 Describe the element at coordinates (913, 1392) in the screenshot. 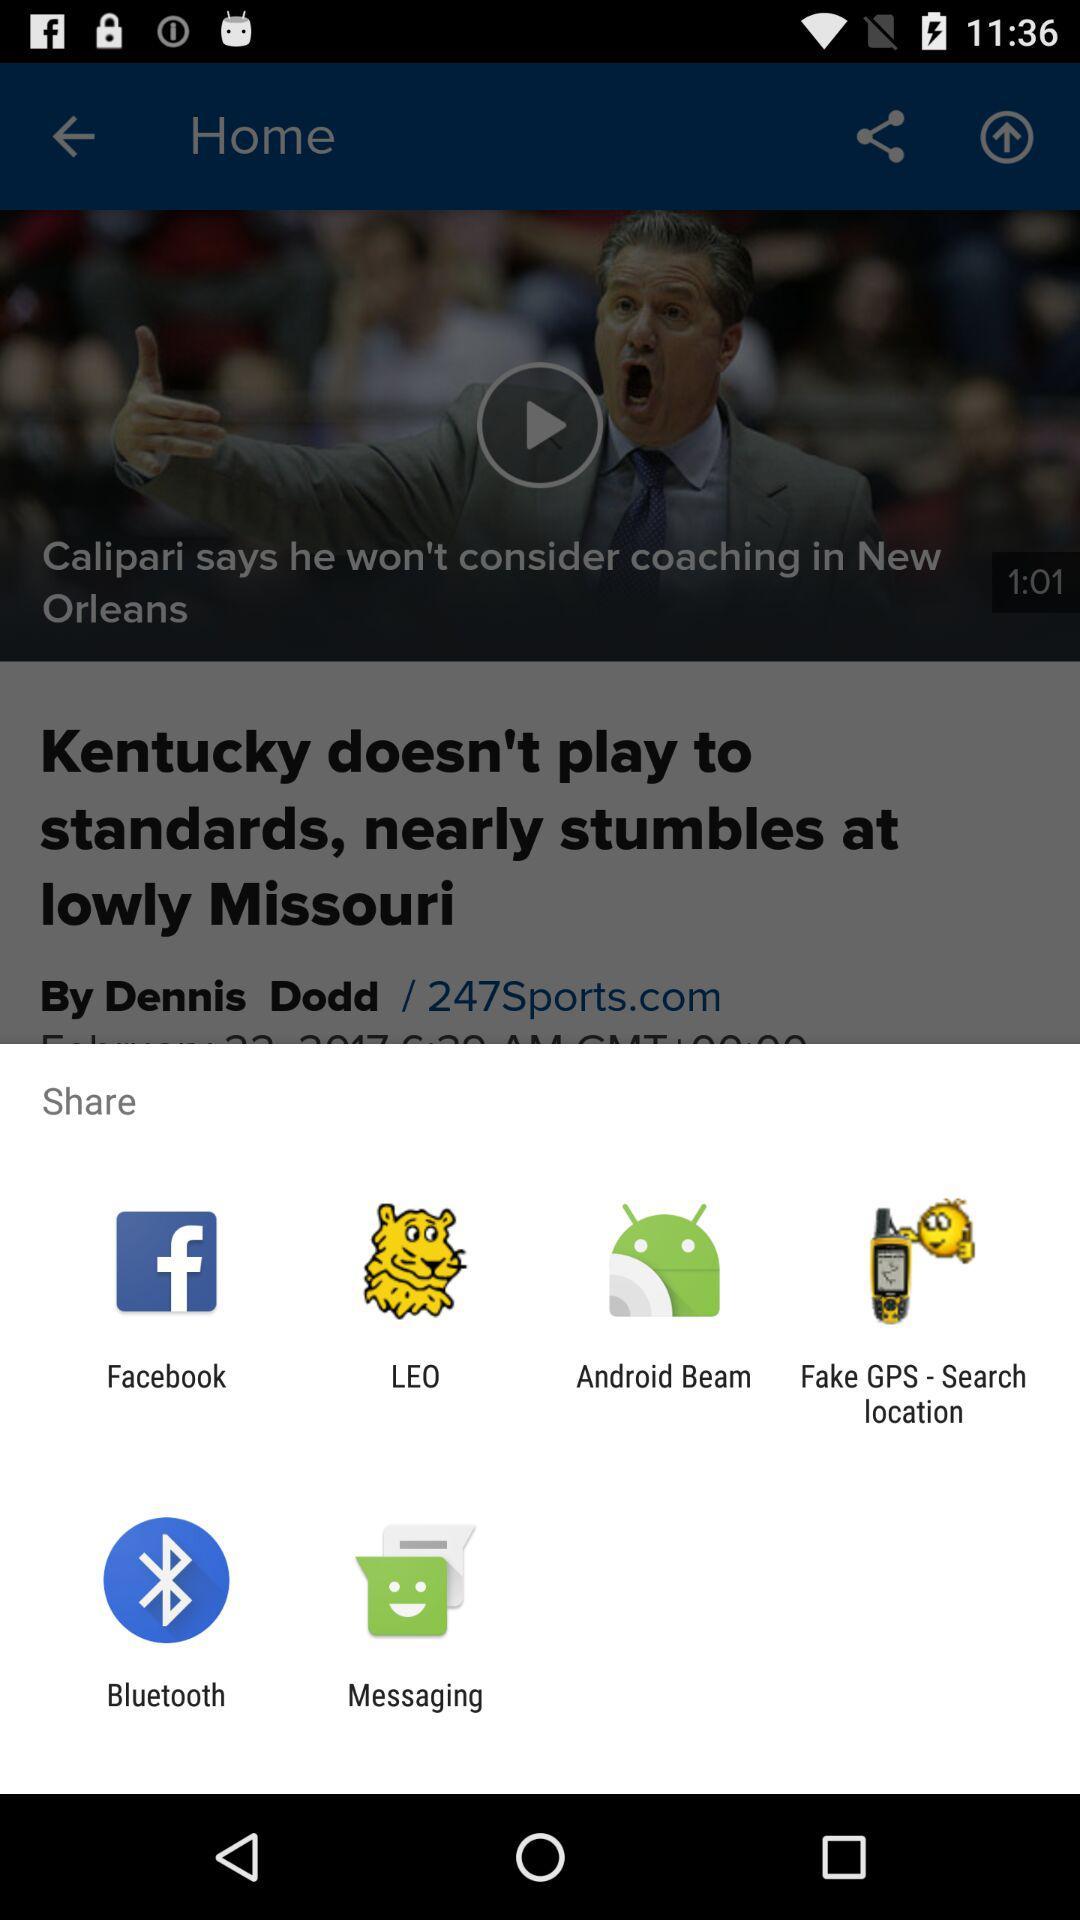

I see `the icon next to the android beam item` at that location.